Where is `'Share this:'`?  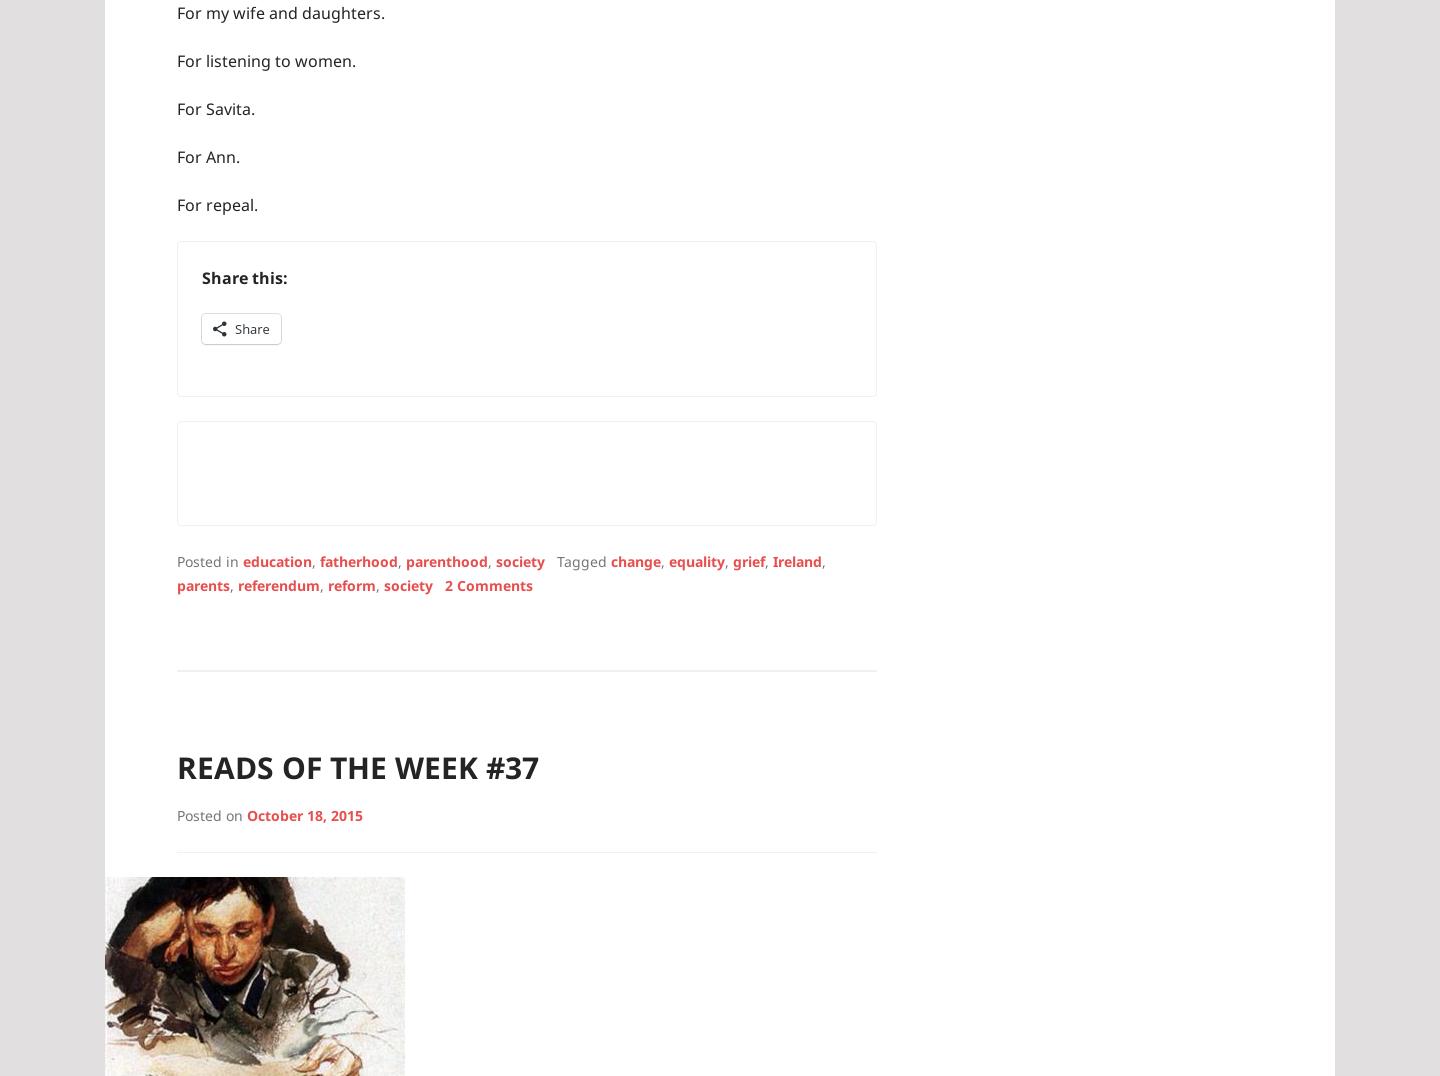
'Share this:' is located at coordinates (243, 275).